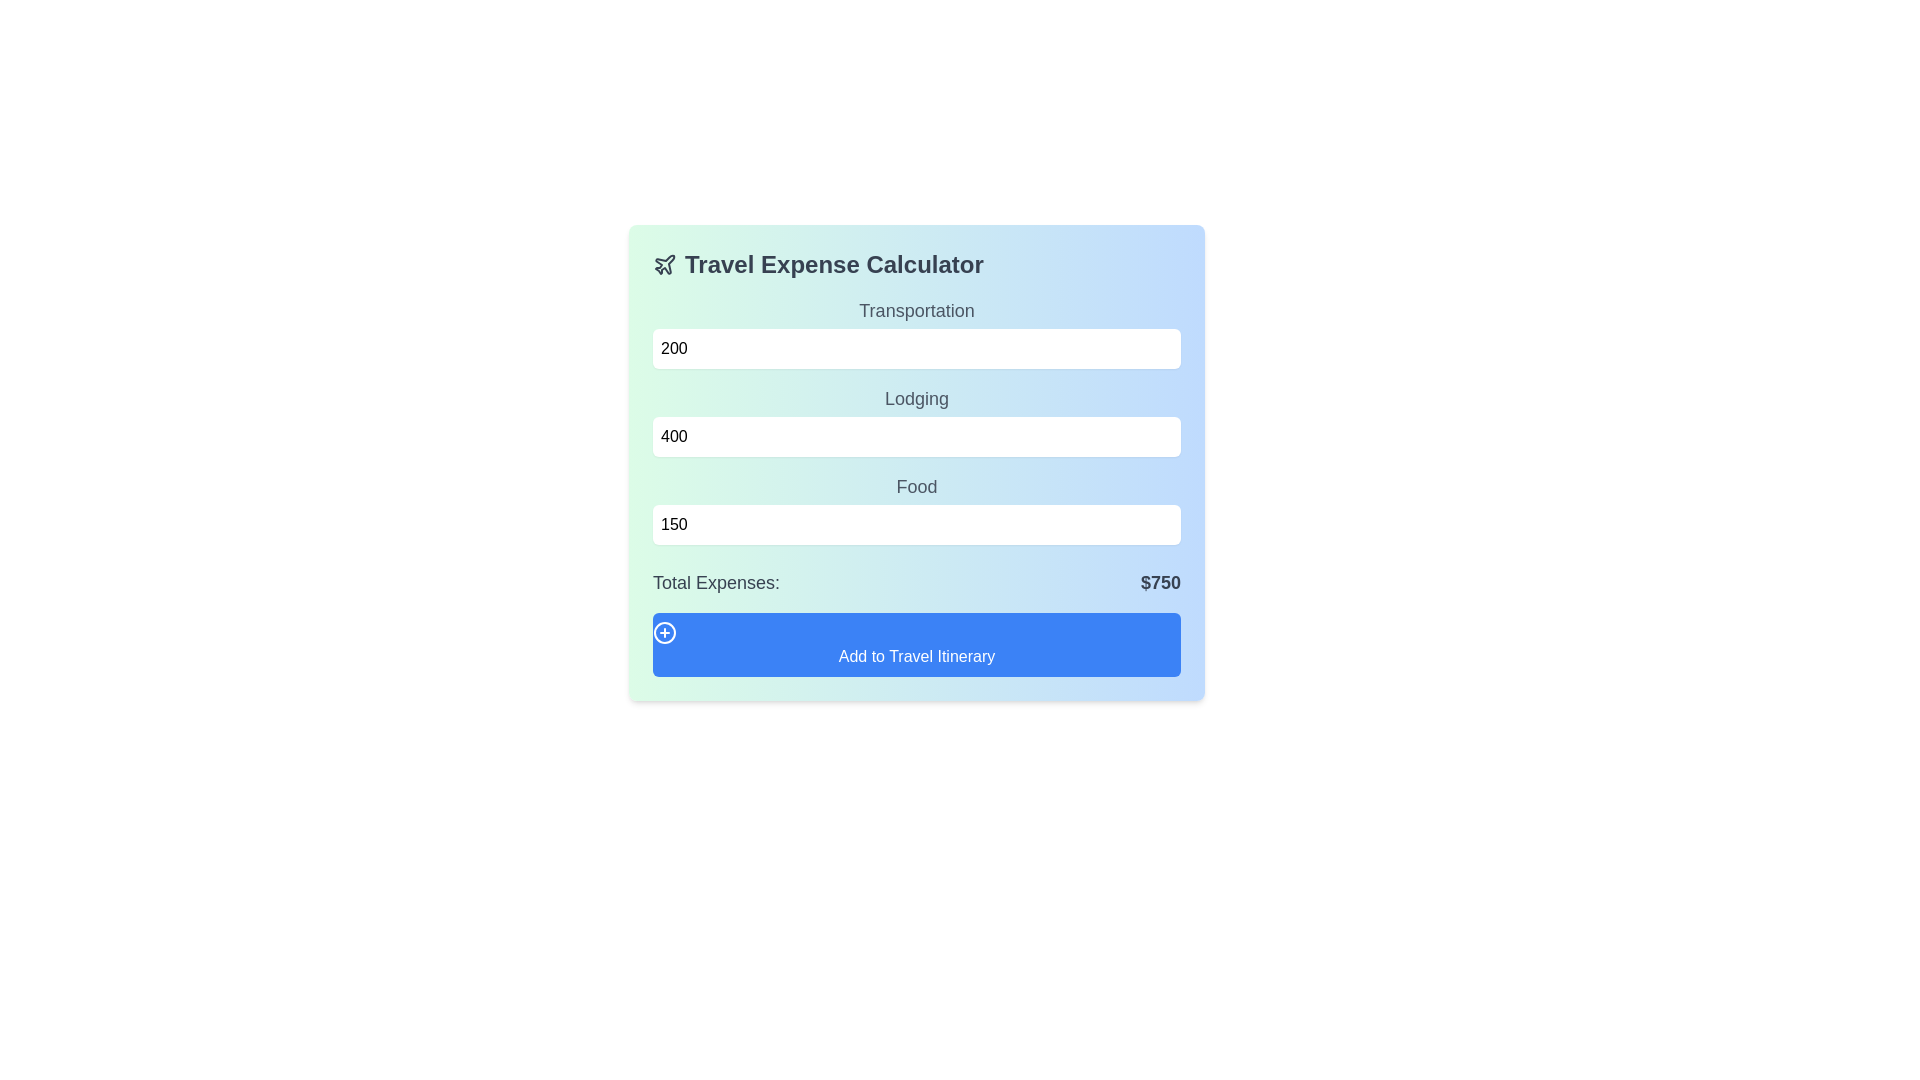 This screenshot has height=1080, width=1920. What do you see at coordinates (915, 508) in the screenshot?
I see `the numeric input field for the 'Food' expense category in the Travel Expense Calculator to focus on it` at bounding box center [915, 508].